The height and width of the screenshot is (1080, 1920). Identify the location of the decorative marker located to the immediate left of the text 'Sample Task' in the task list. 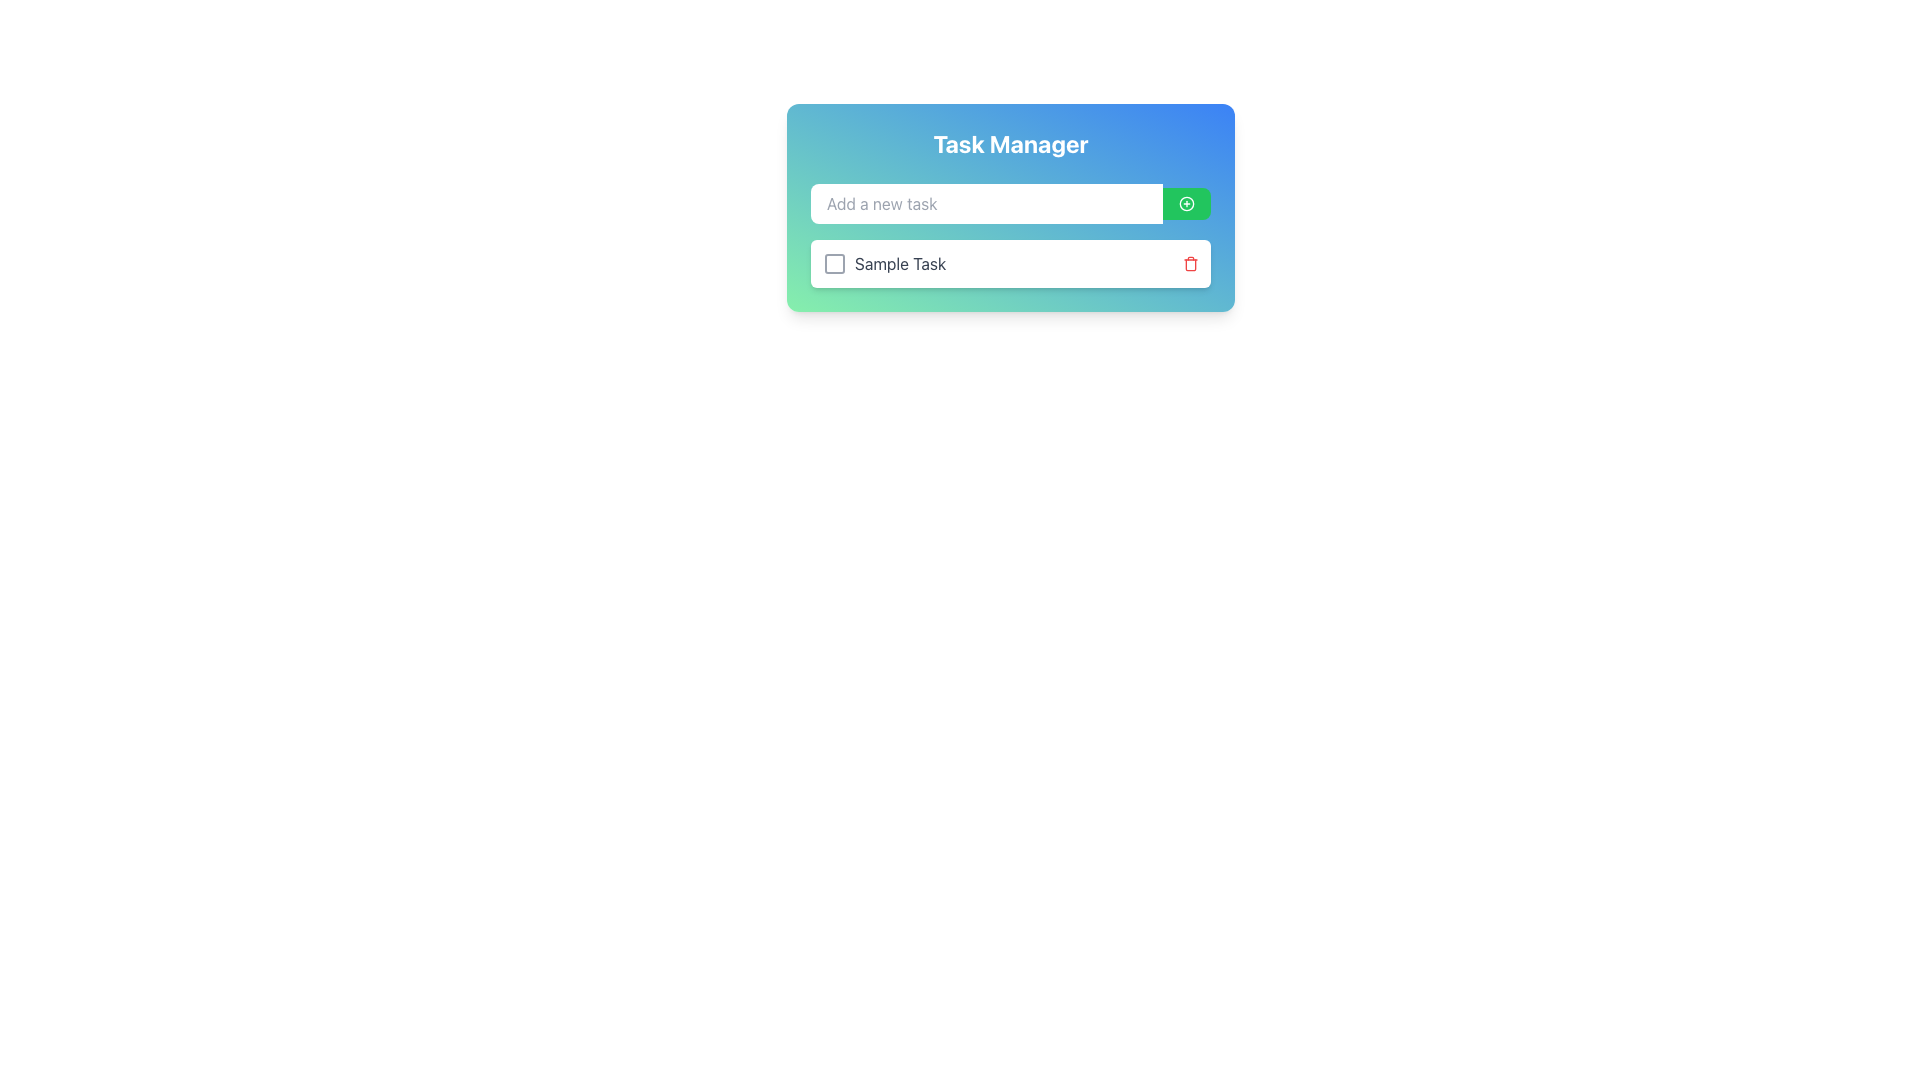
(835, 262).